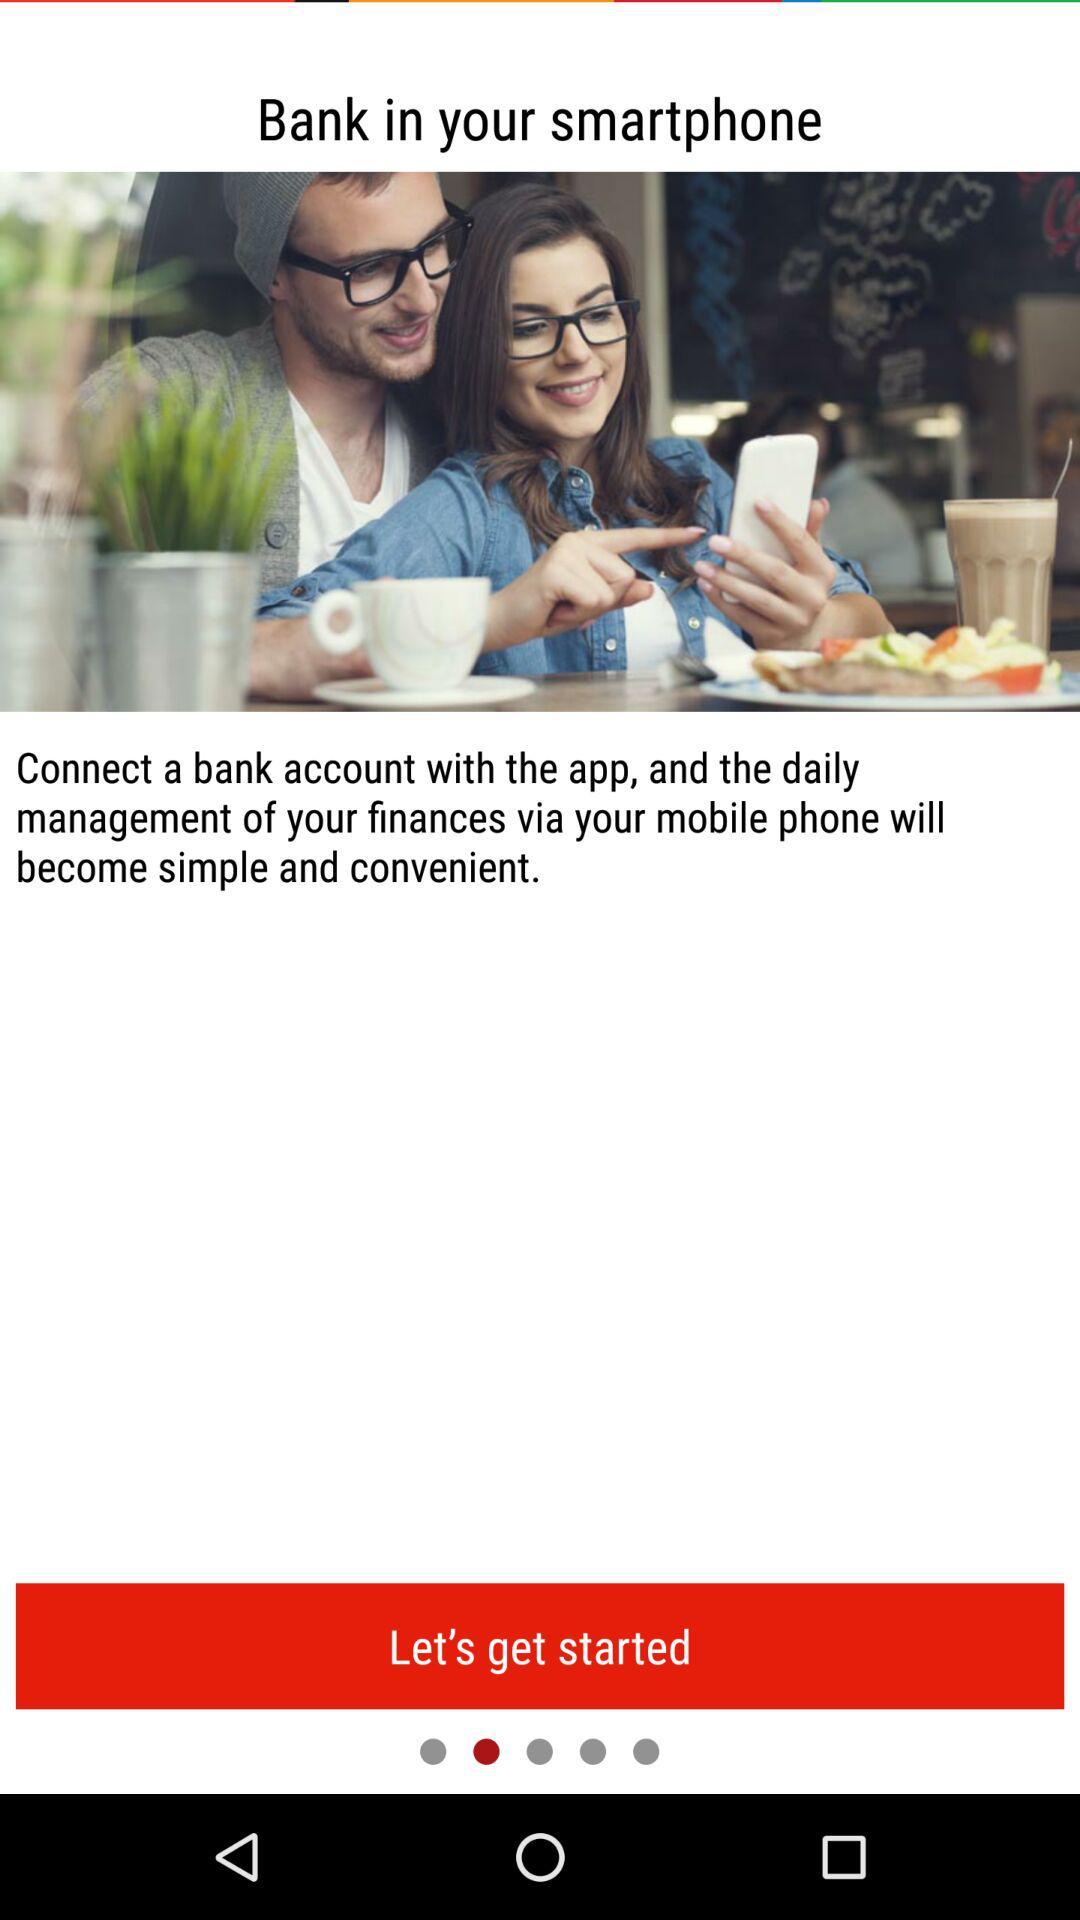  What do you see at coordinates (486, 1750) in the screenshot?
I see `remain on current slide` at bounding box center [486, 1750].